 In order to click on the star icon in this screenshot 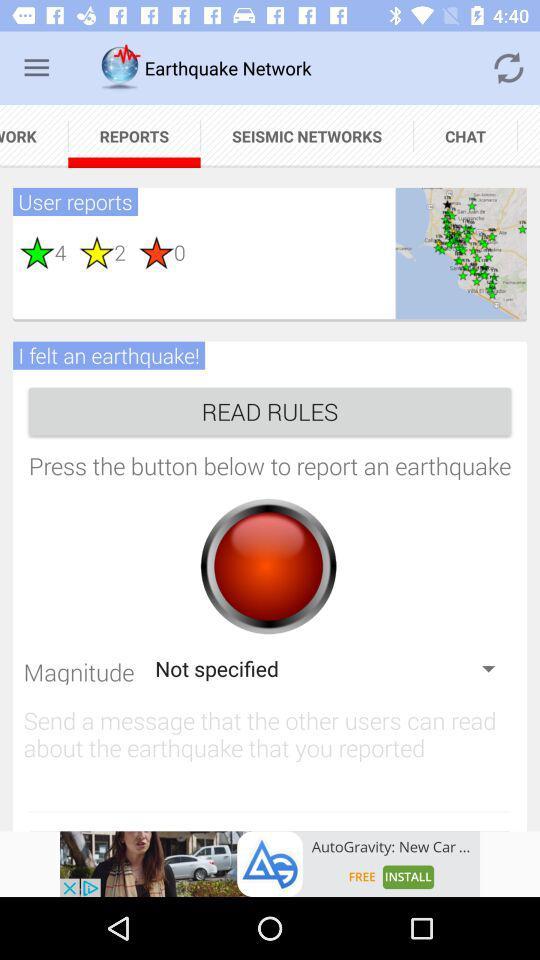, I will do `click(149, 251)`.